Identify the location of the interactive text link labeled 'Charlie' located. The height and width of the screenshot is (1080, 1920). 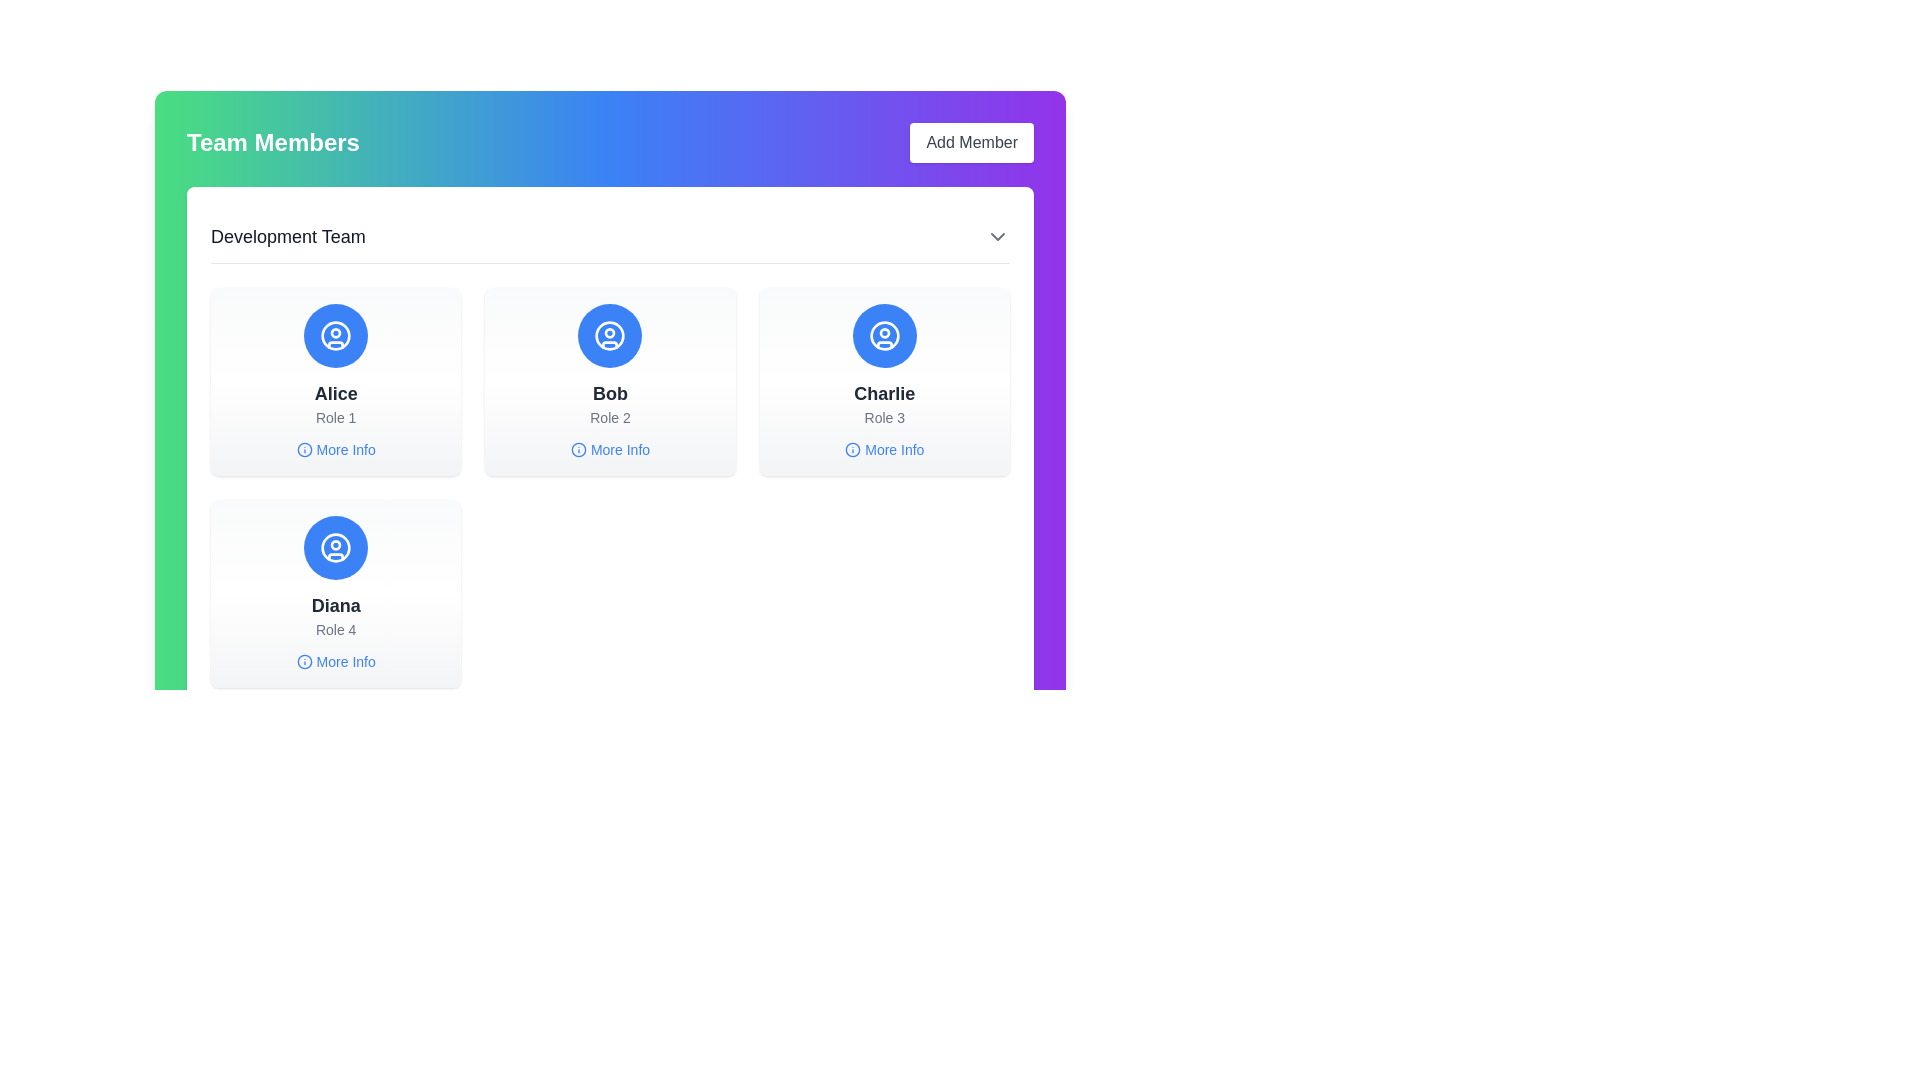
(883, 450).